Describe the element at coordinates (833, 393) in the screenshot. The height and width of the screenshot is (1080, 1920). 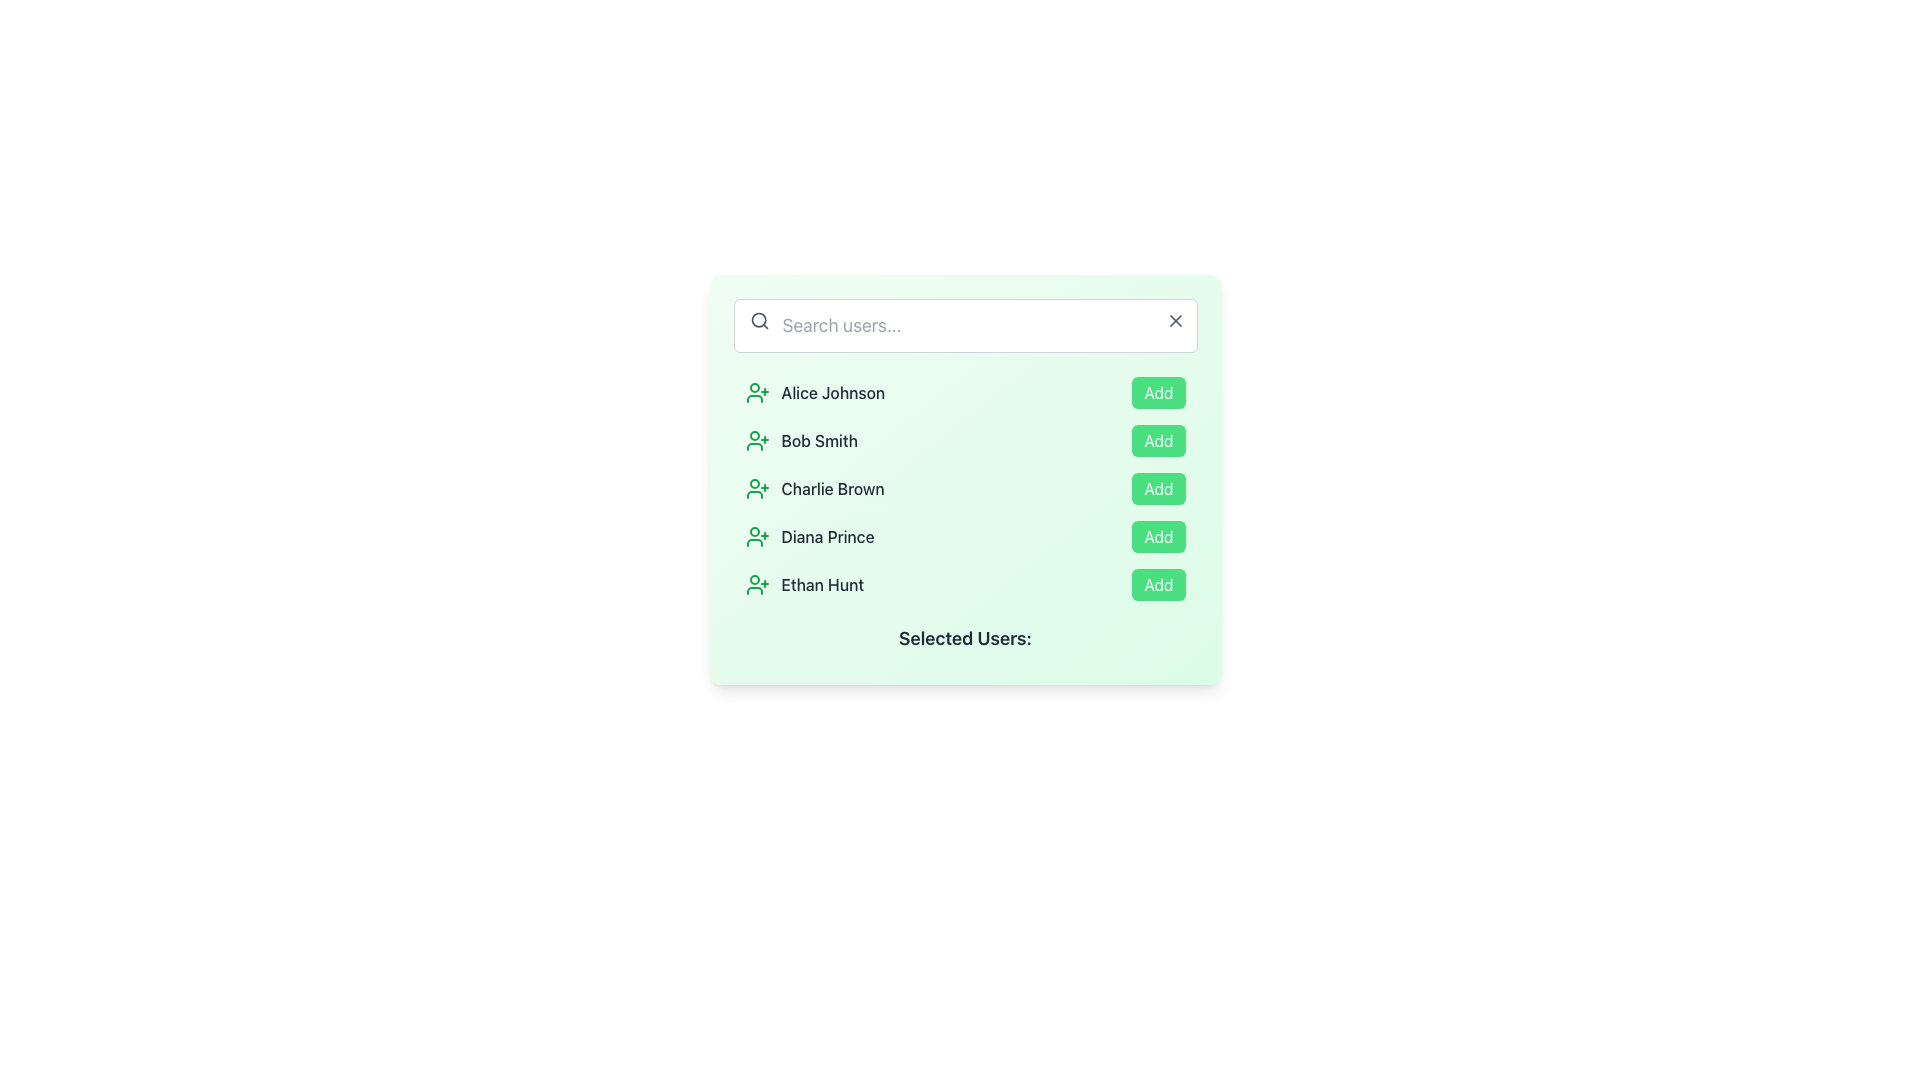
I see `text label that identifies the first user in the list, which is located to the left of the user-plus icon within the green panel` at that location.